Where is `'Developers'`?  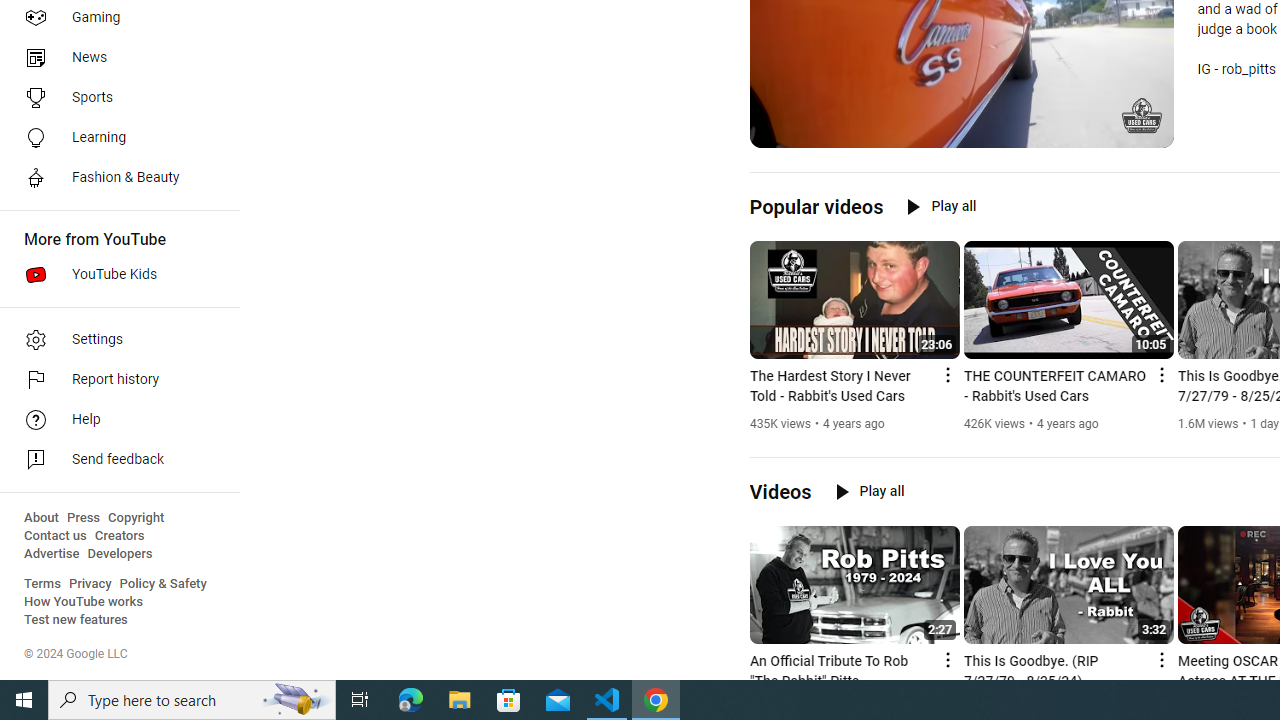
'Developers' is located at coordinates (119, 554).